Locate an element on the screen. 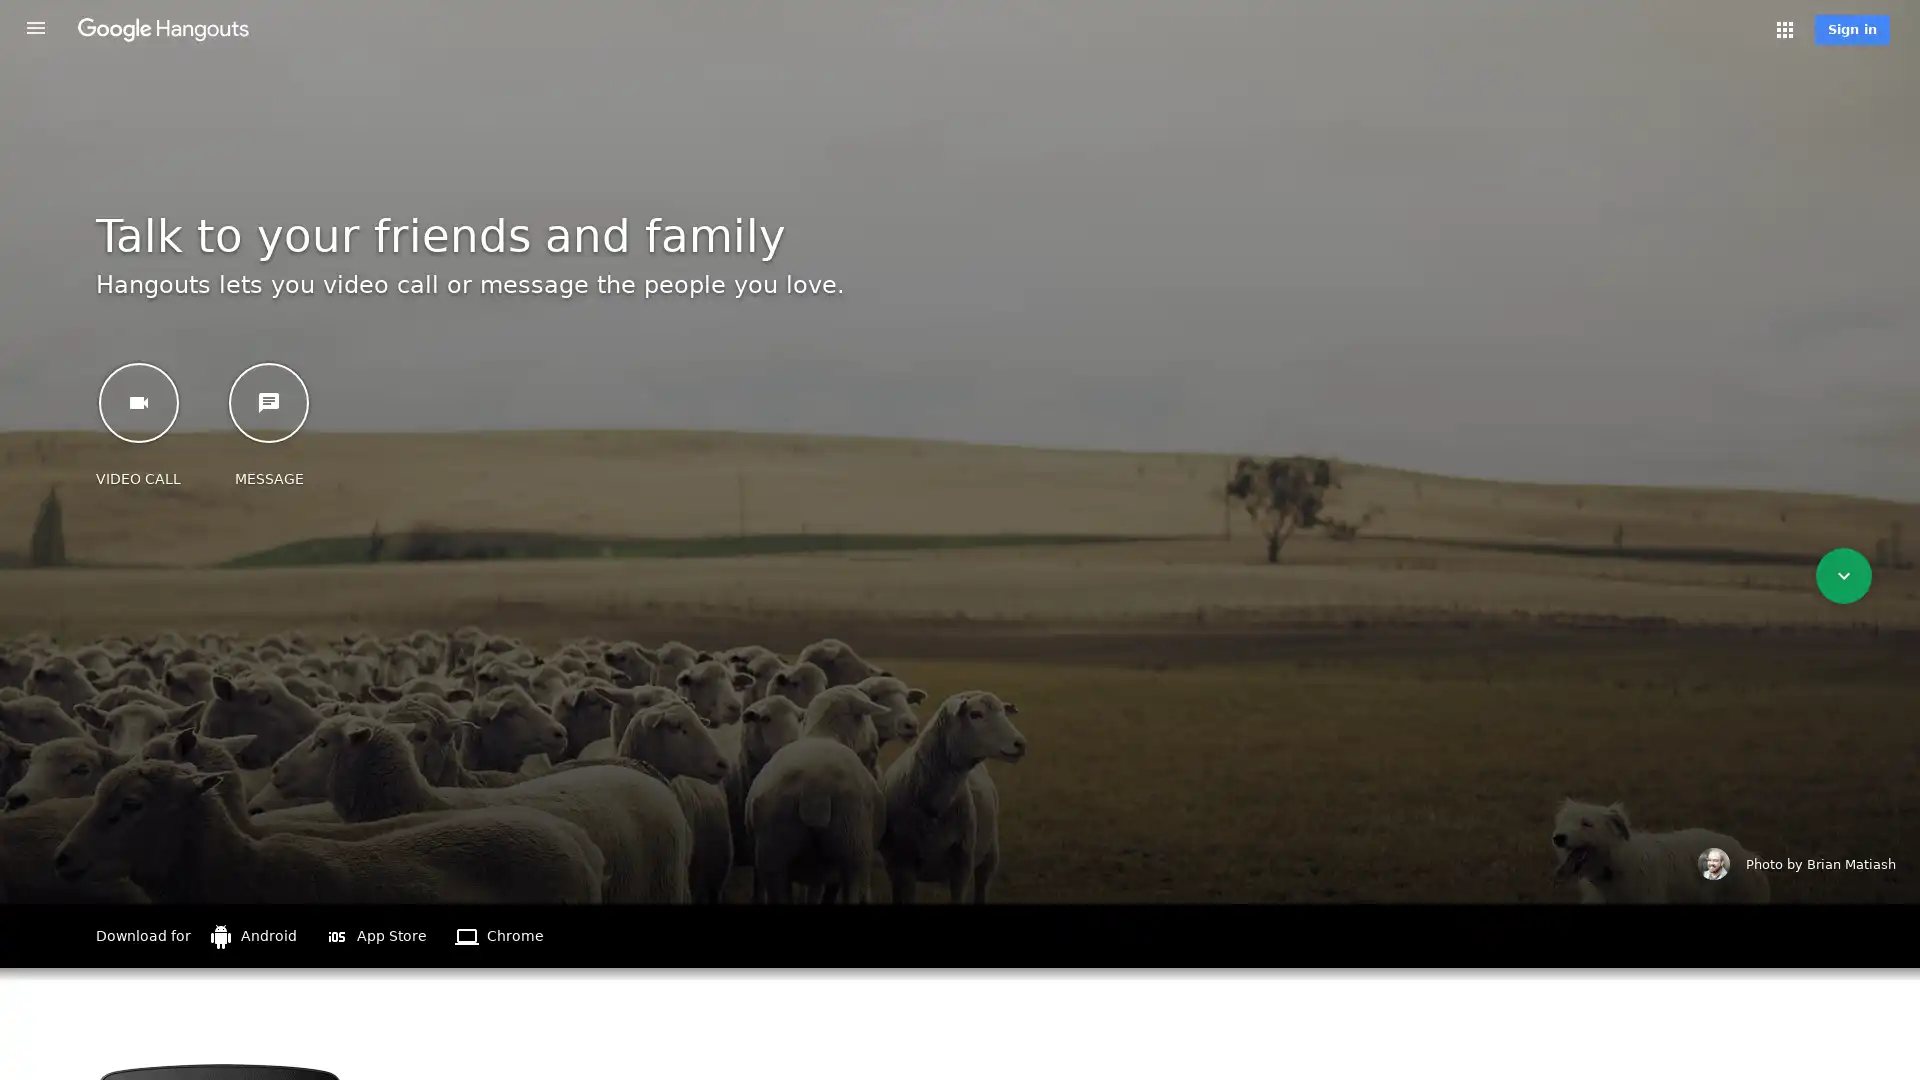  Start chat conversation is located at coordinates (267, 402).